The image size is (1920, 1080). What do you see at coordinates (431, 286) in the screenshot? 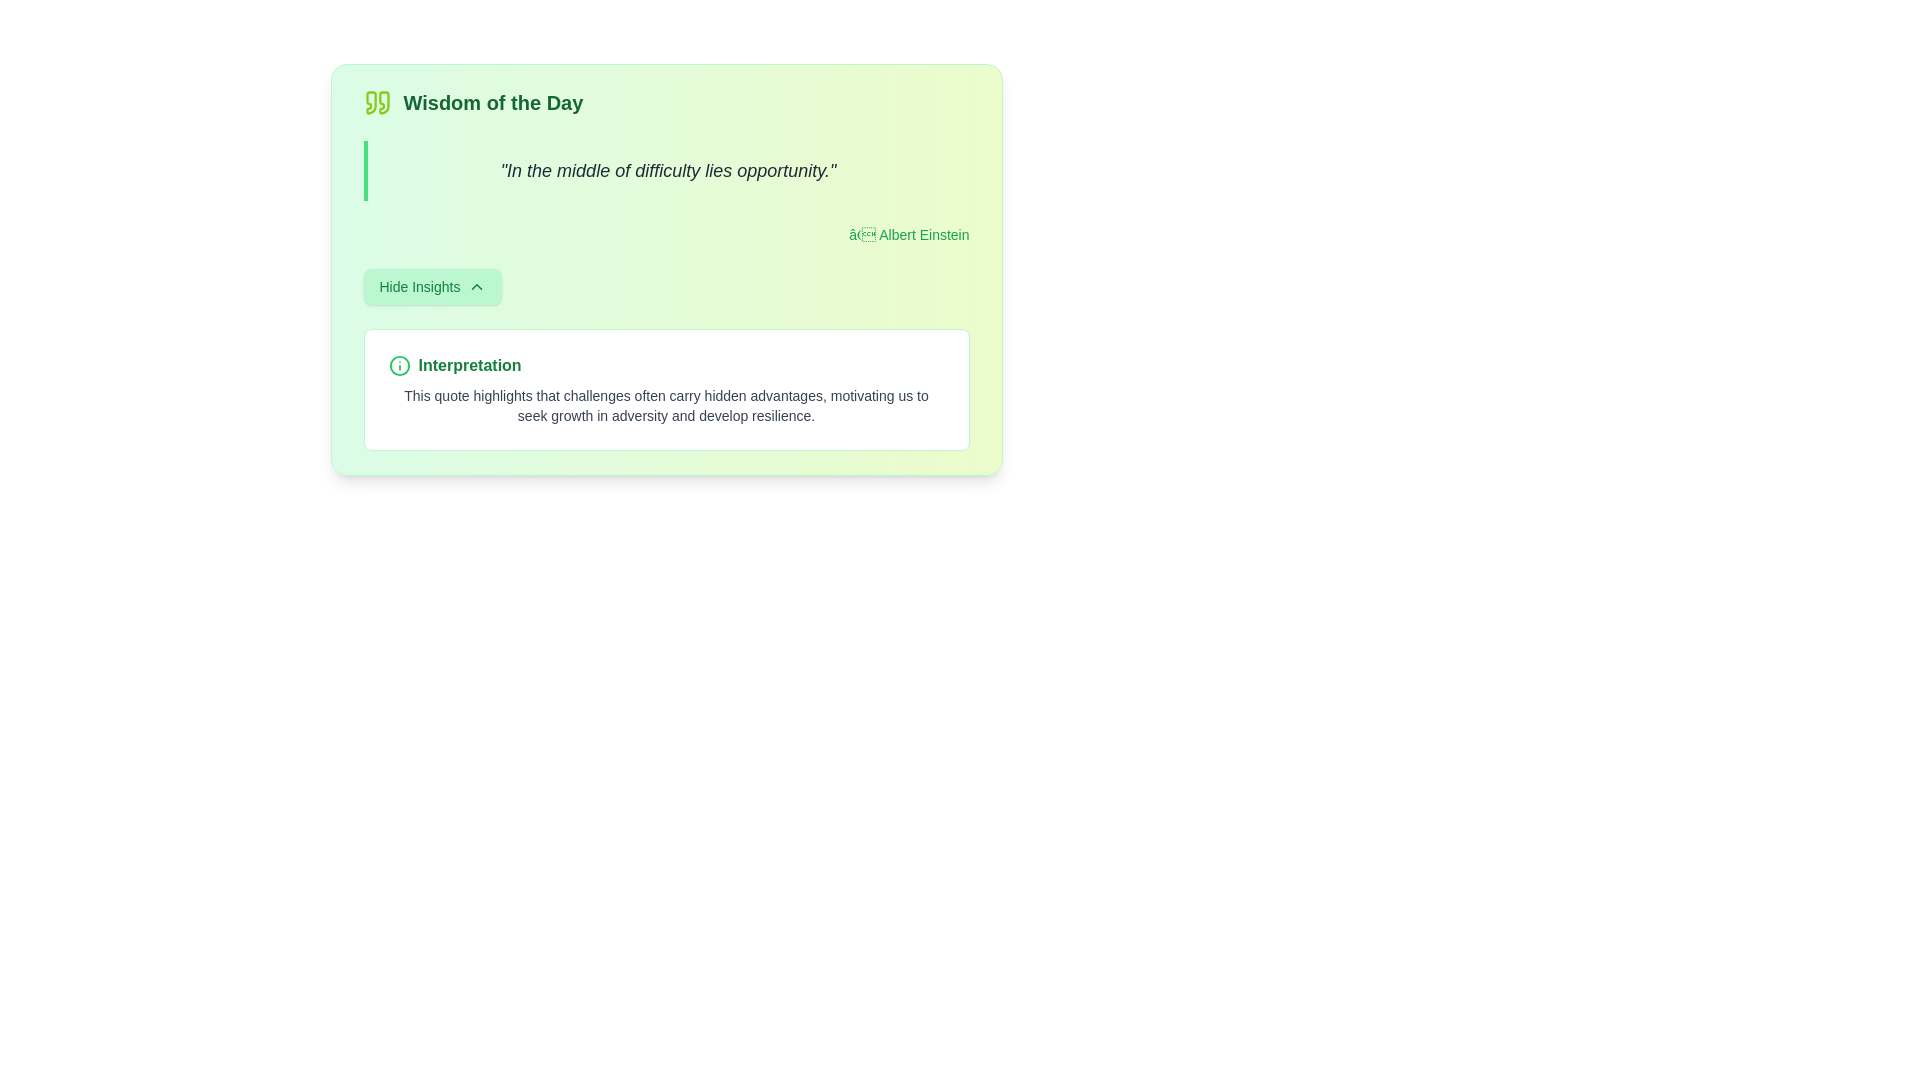
I see `the button located at the bottom of the 'Wisdom of the Day' section` at bounding box center [431, 286].